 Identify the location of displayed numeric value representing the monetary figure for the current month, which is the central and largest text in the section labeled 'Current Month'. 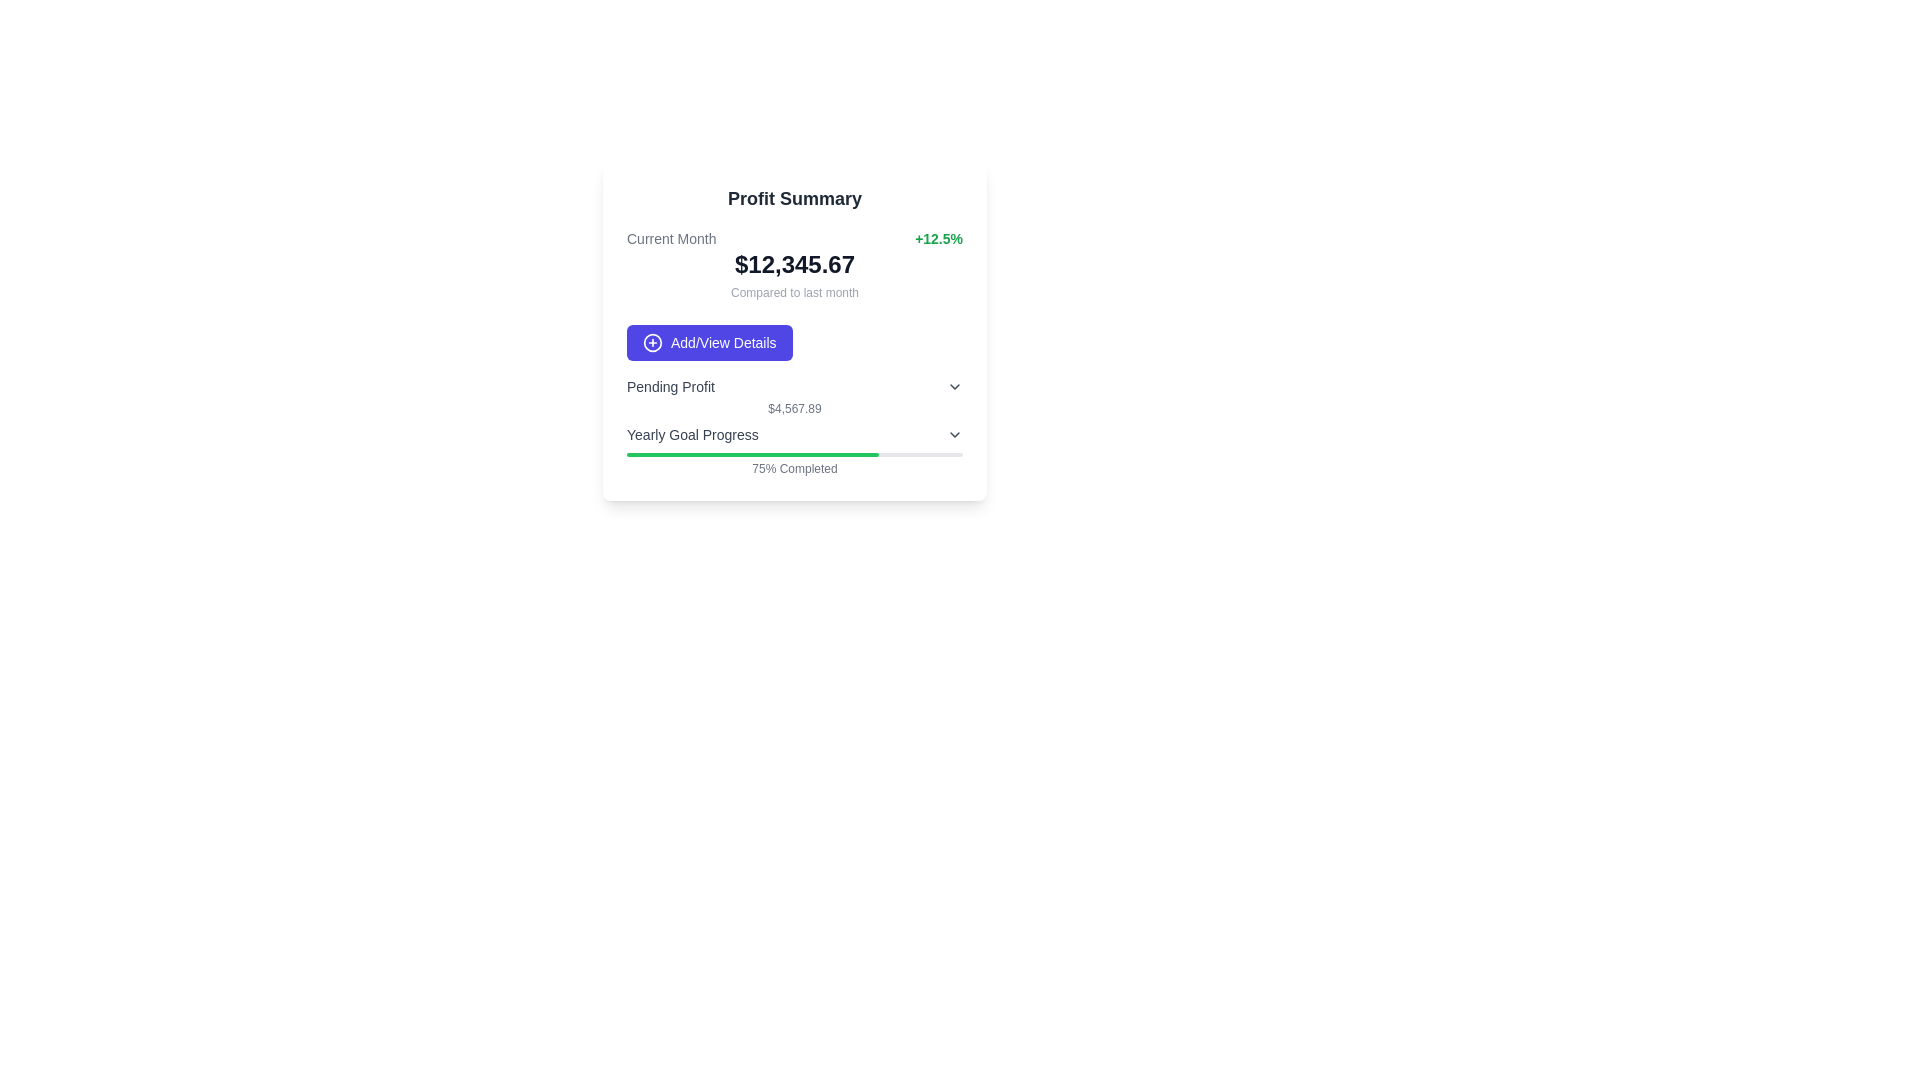
(794, 264).